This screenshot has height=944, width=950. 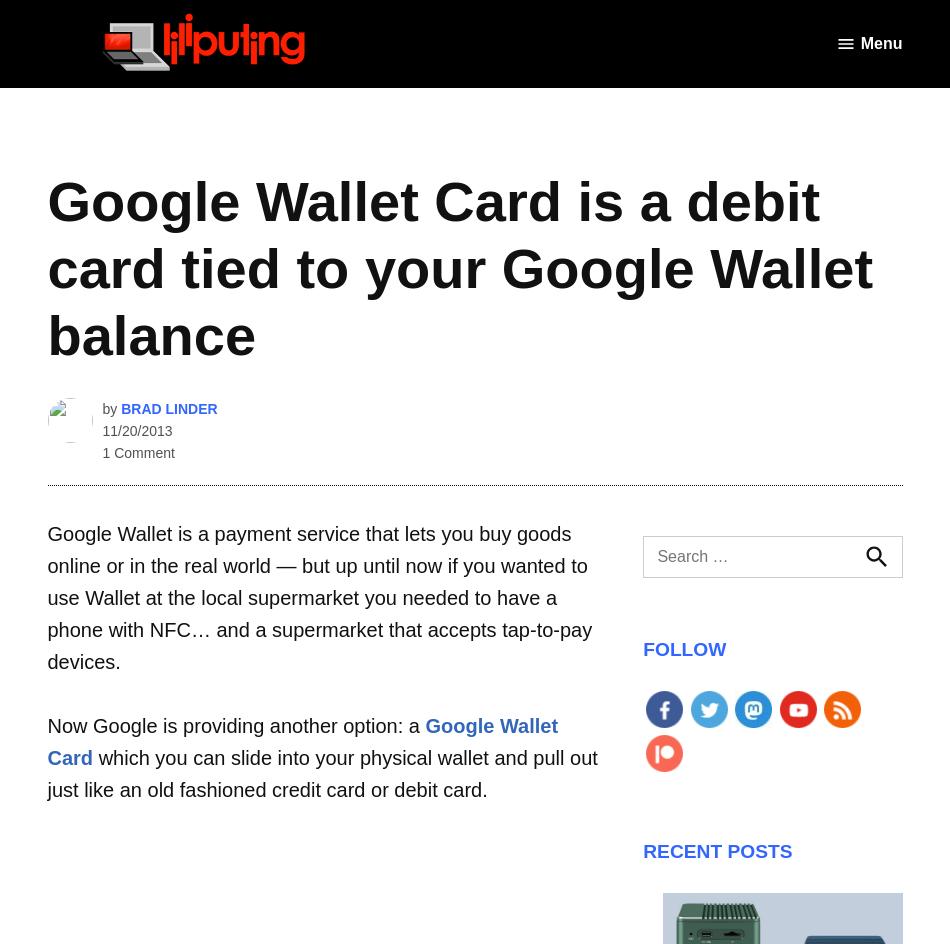 What do you see at coordinates (235, 724) in the screenshot?
I see `'Now Google is providing another option: a'` at bounding box center [235, 724].